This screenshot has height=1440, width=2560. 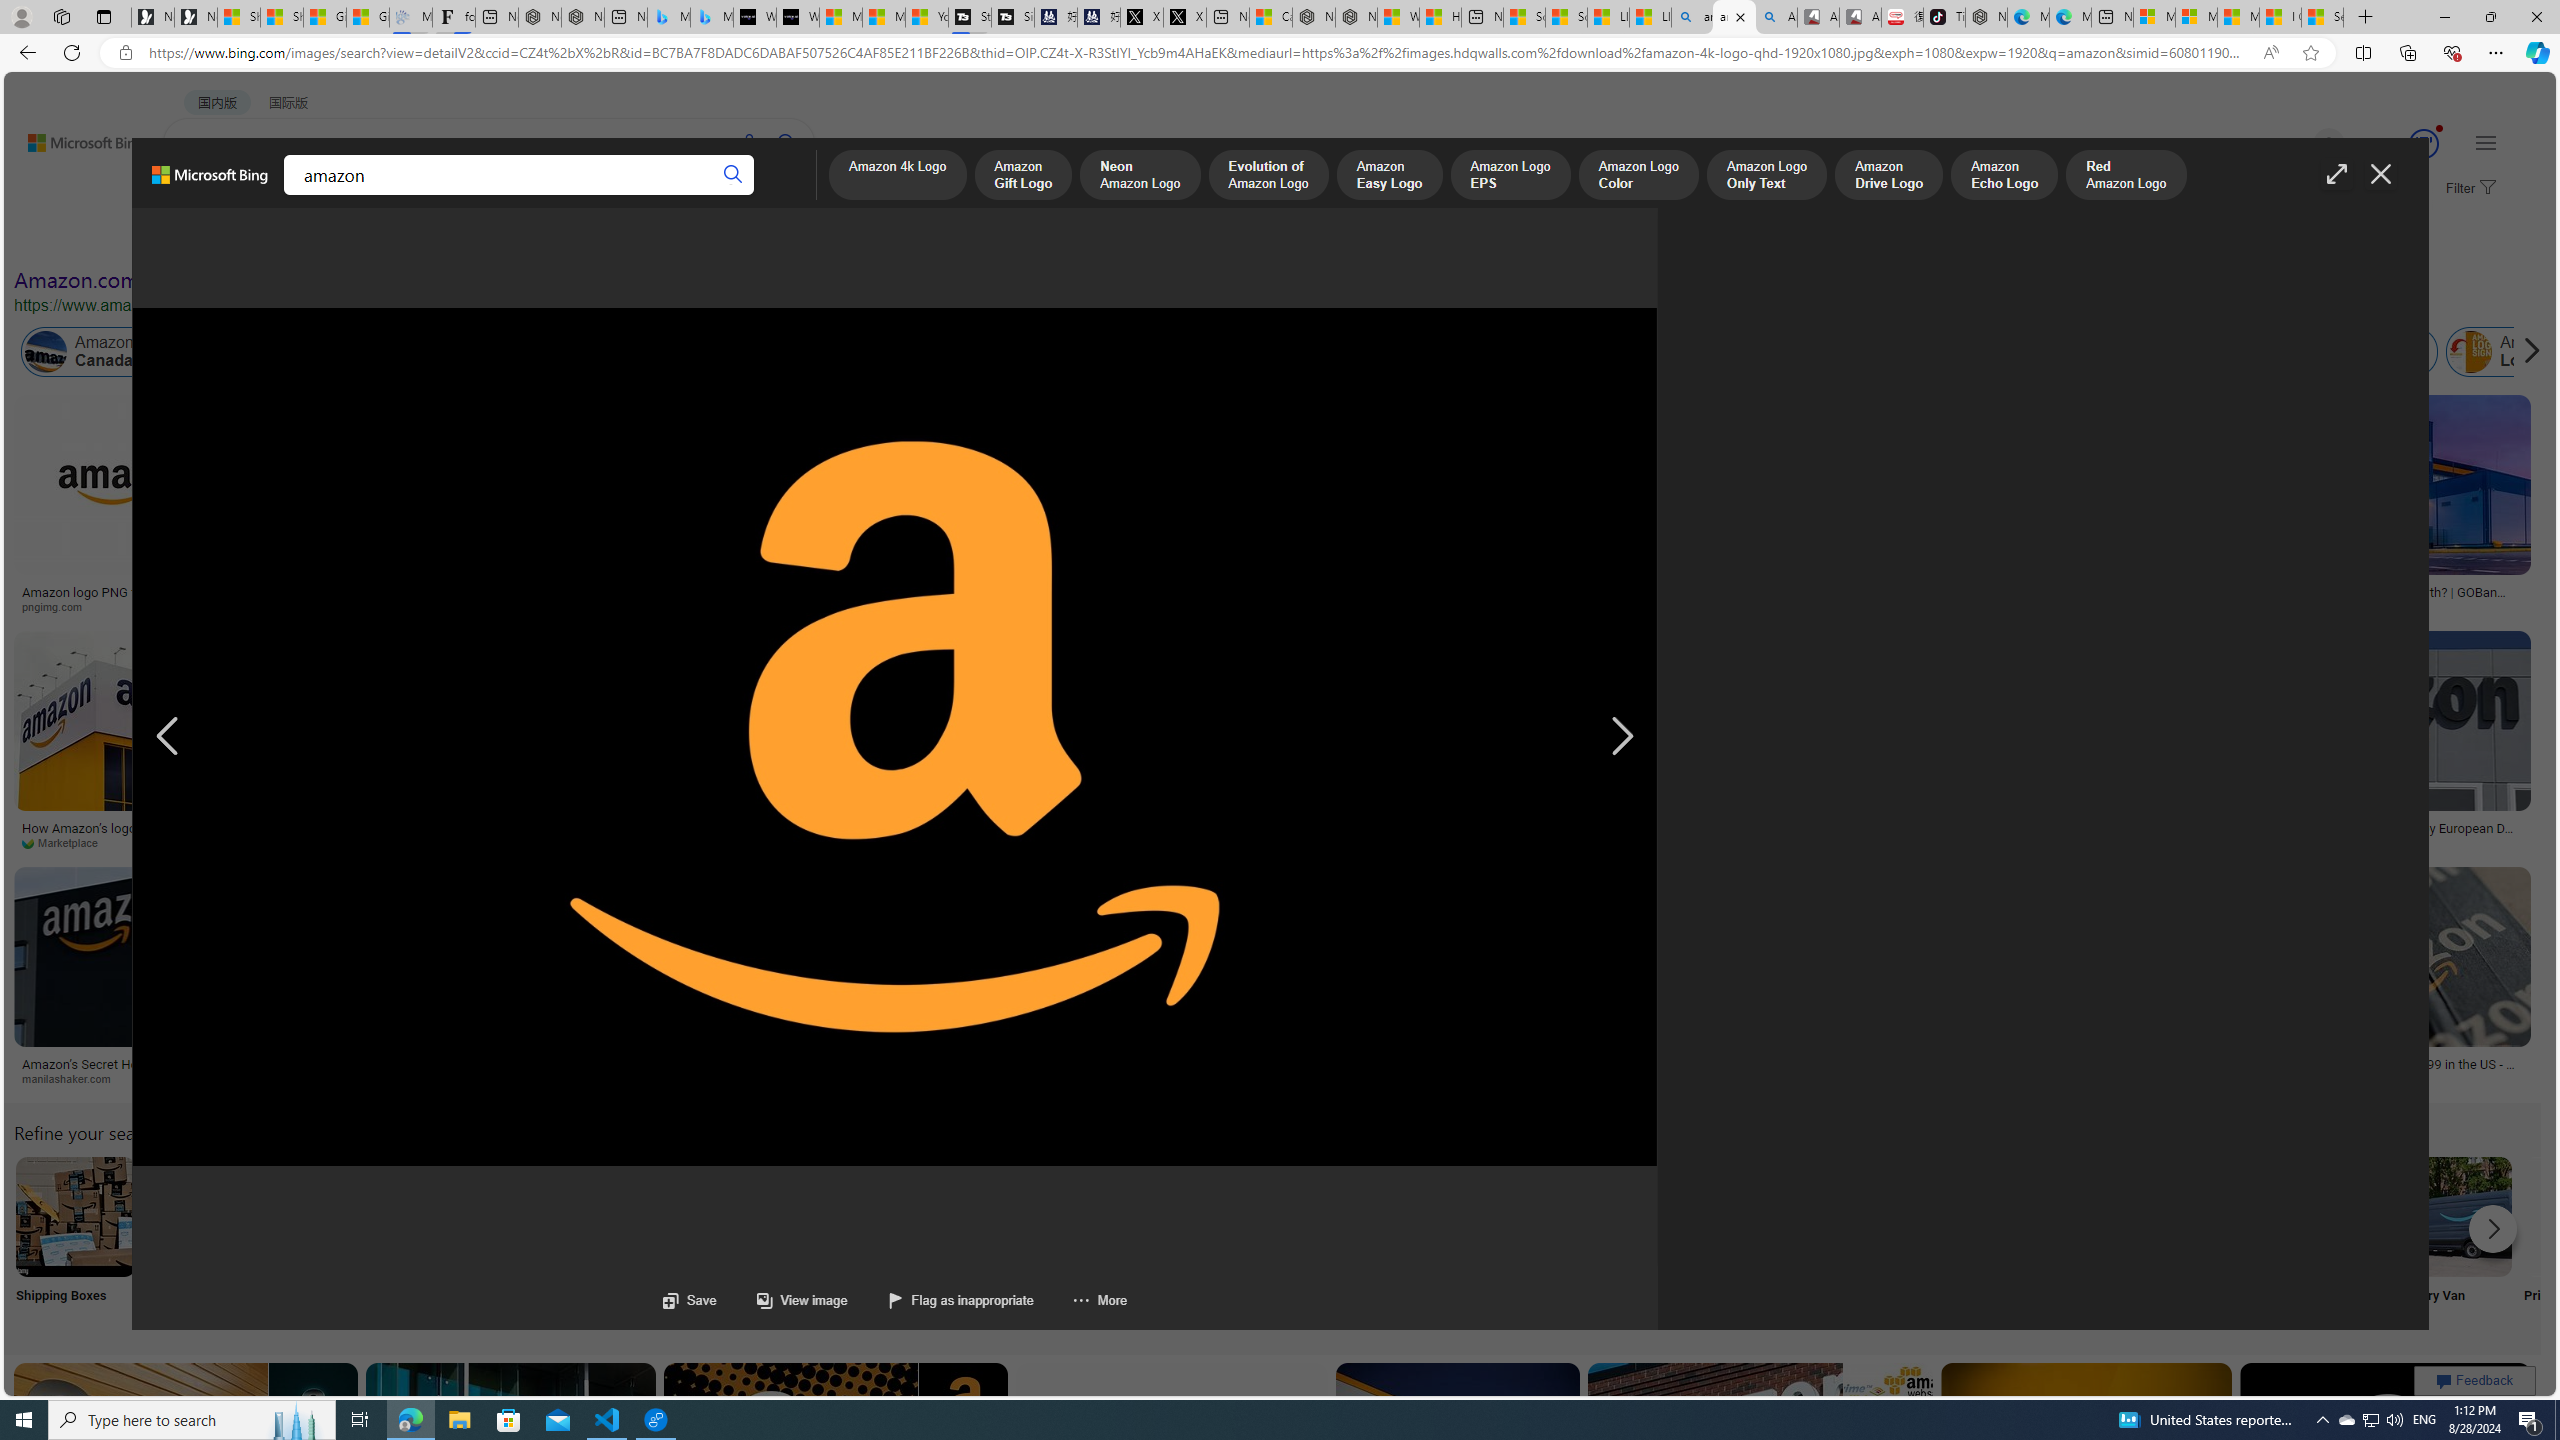 What do you see at coordinates (114, 352) in the screenshot?
I see `'Amazon Canada Online'` at bounding box center [114, 352].